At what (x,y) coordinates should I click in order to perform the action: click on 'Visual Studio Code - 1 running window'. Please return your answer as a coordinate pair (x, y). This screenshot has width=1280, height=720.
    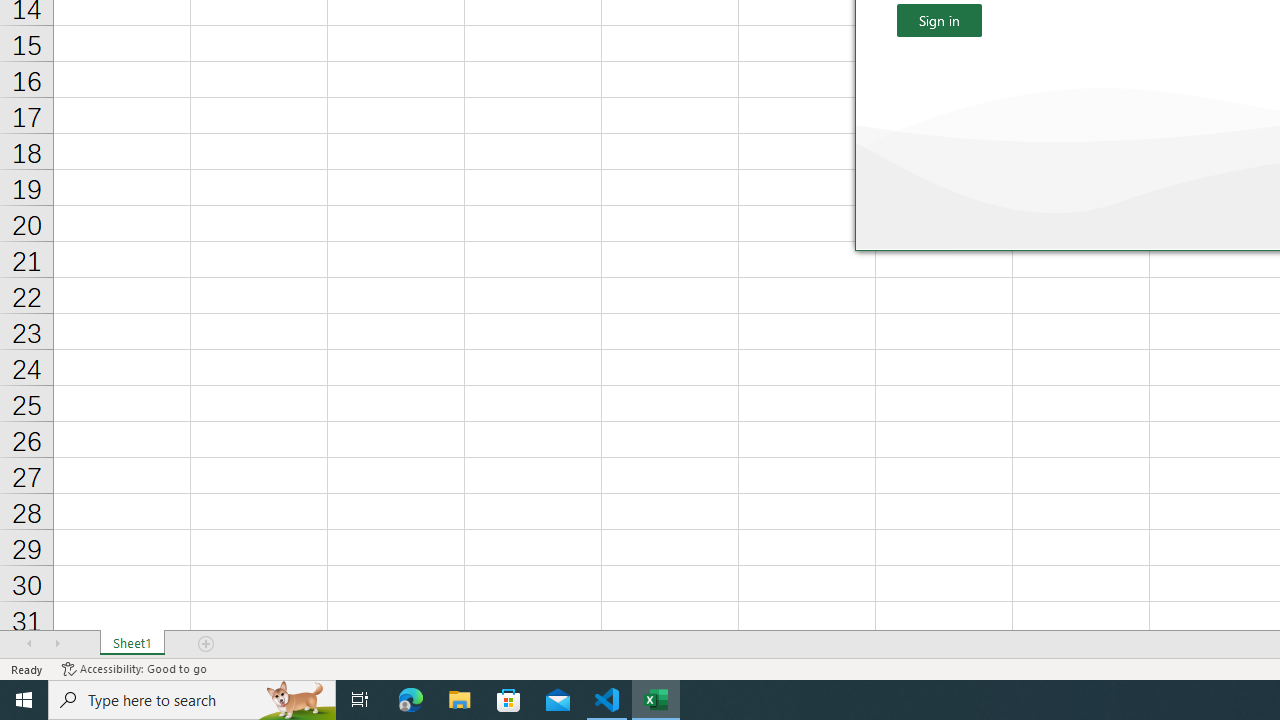
    Looking at the image, I should click on (606, 698).